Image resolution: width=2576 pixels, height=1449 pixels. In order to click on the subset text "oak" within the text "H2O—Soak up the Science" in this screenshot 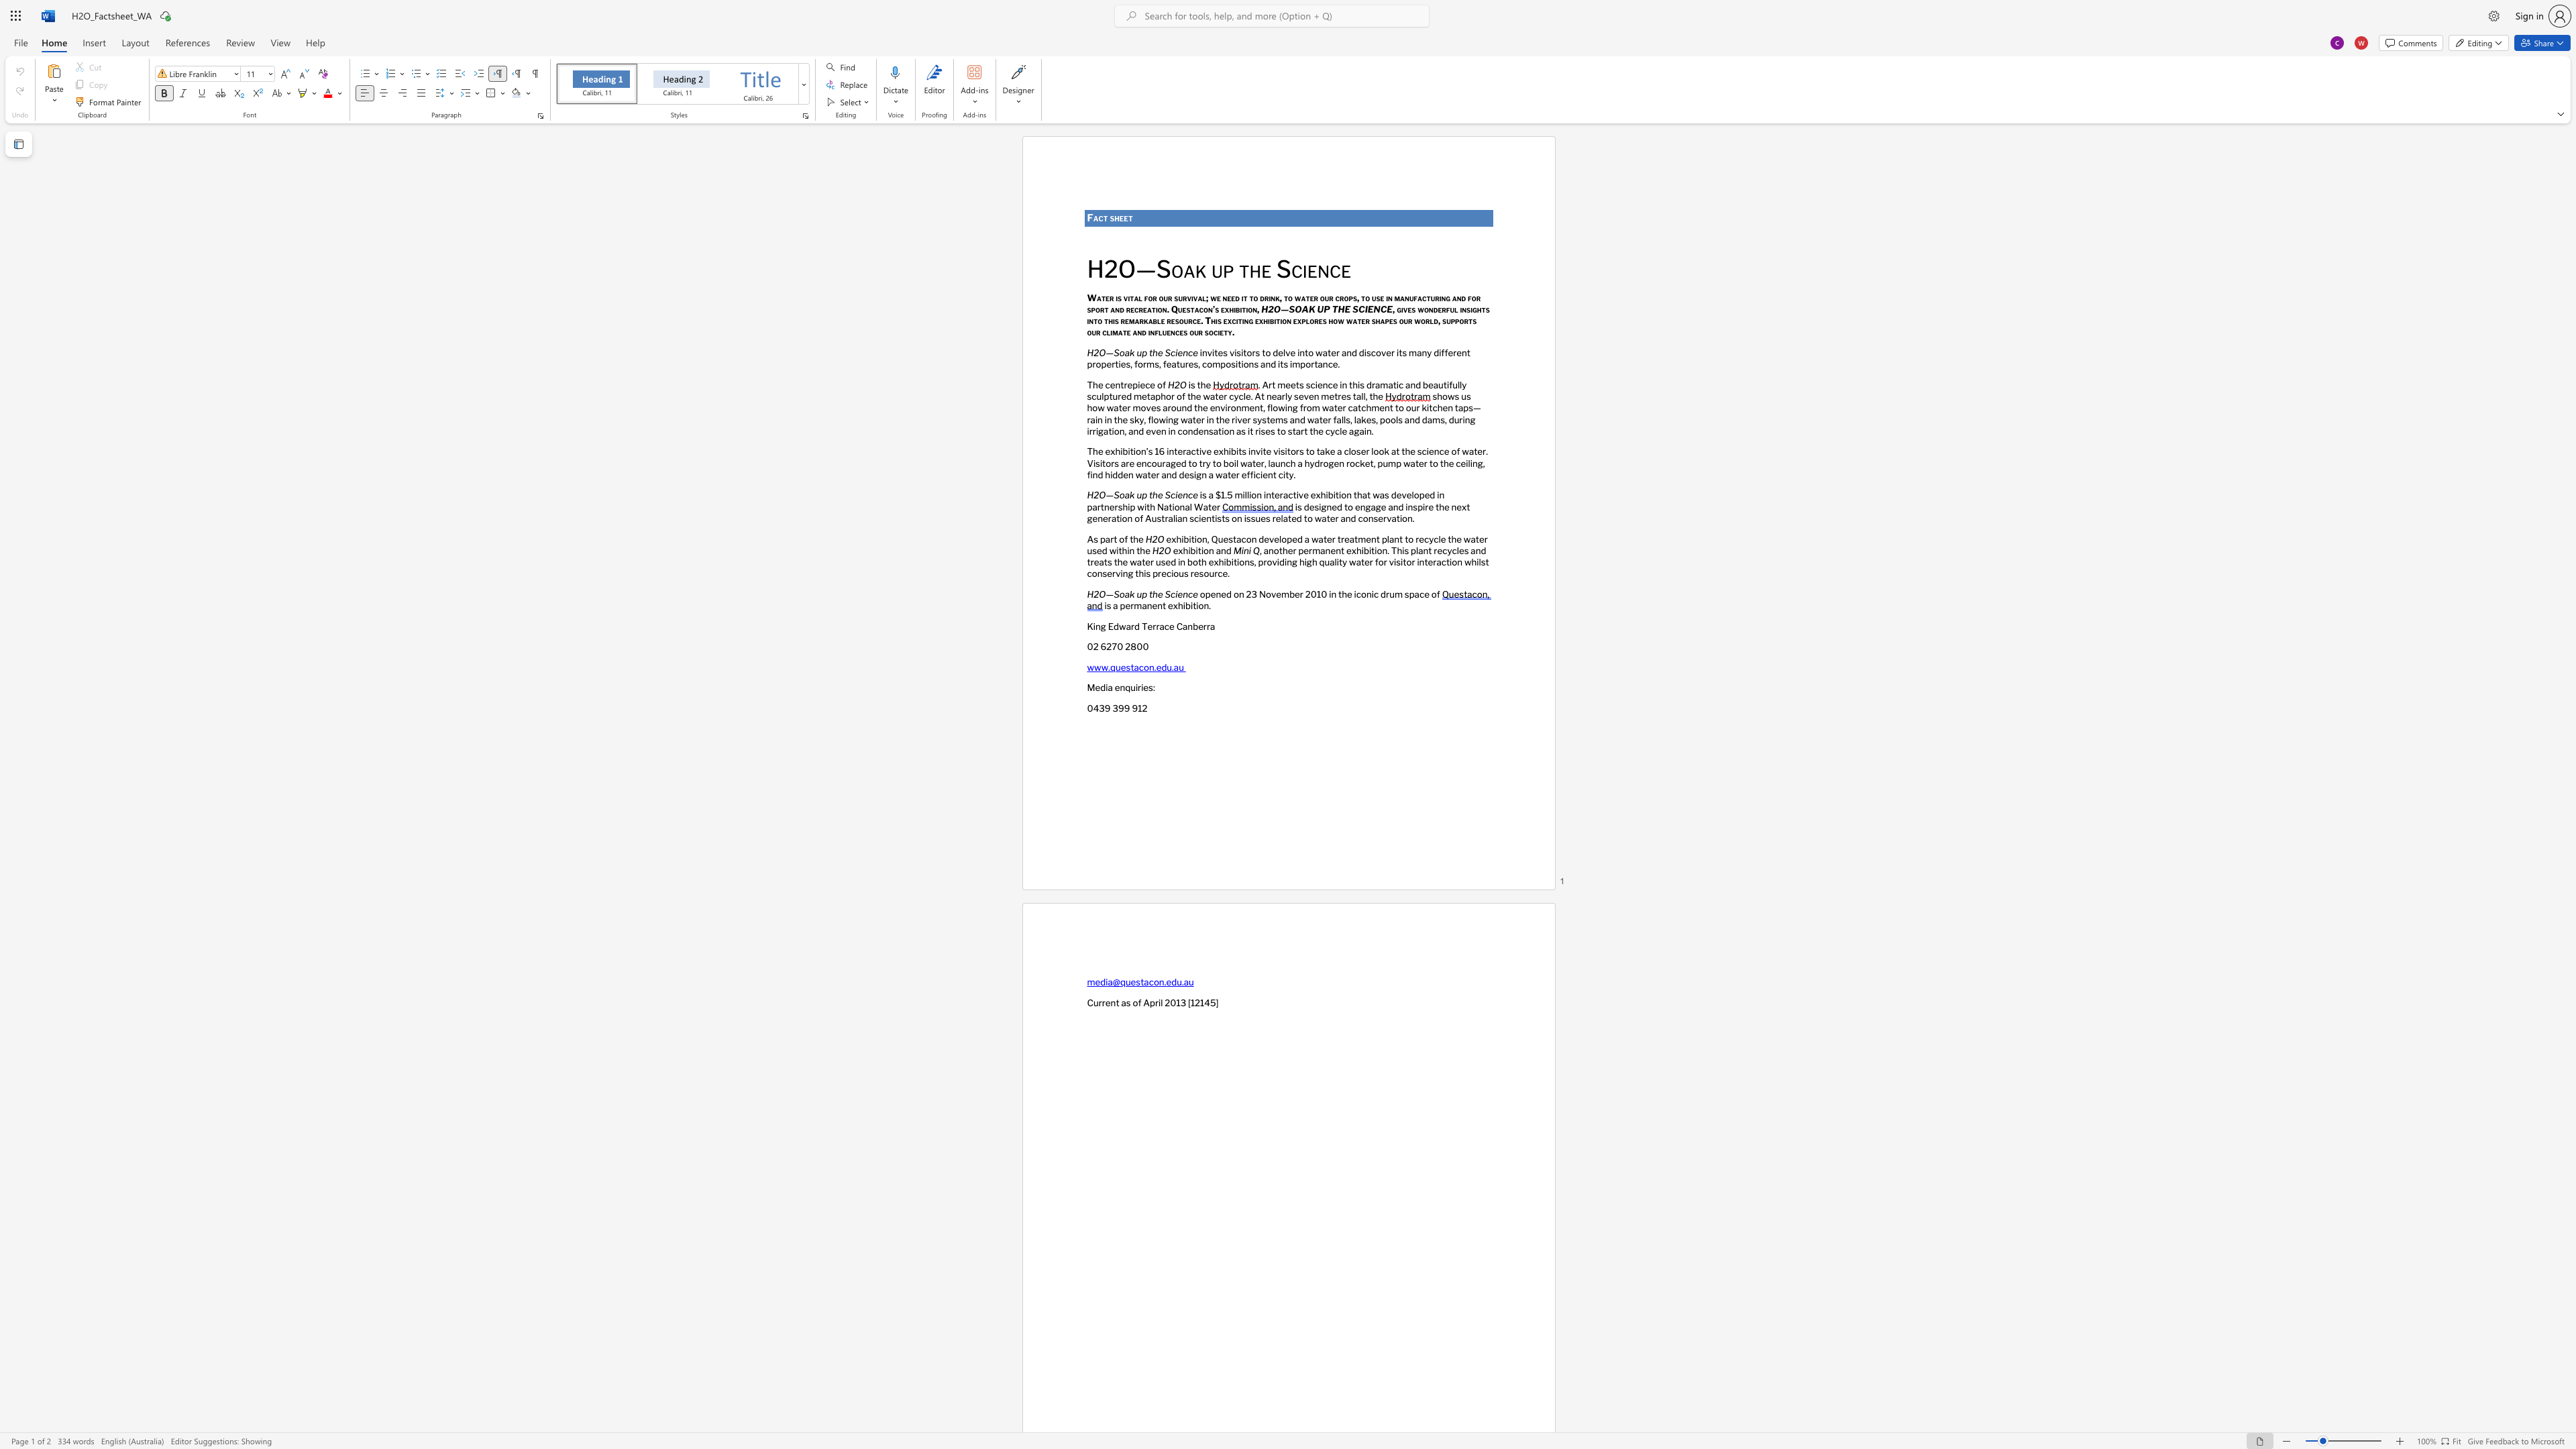, I will do `click(1171, 270)`.